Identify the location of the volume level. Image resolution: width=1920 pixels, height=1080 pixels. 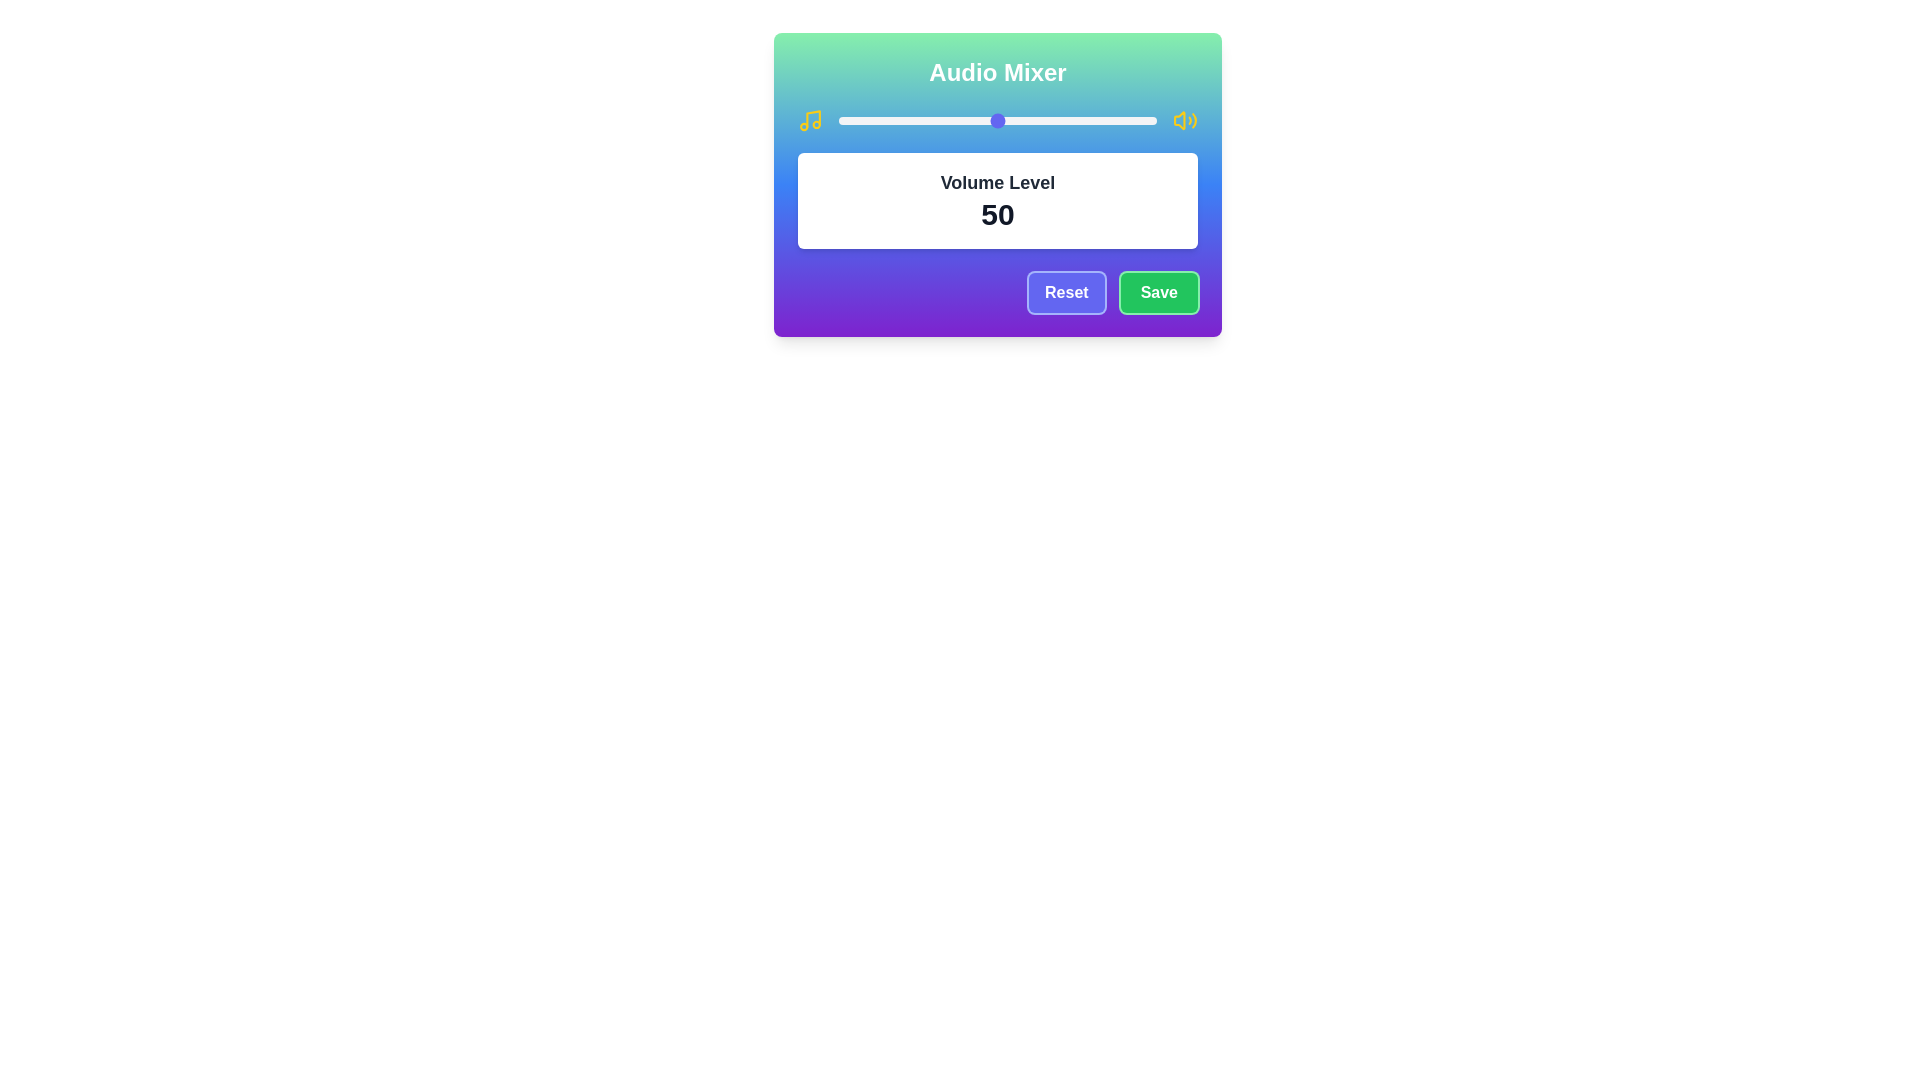
(1044, 120).